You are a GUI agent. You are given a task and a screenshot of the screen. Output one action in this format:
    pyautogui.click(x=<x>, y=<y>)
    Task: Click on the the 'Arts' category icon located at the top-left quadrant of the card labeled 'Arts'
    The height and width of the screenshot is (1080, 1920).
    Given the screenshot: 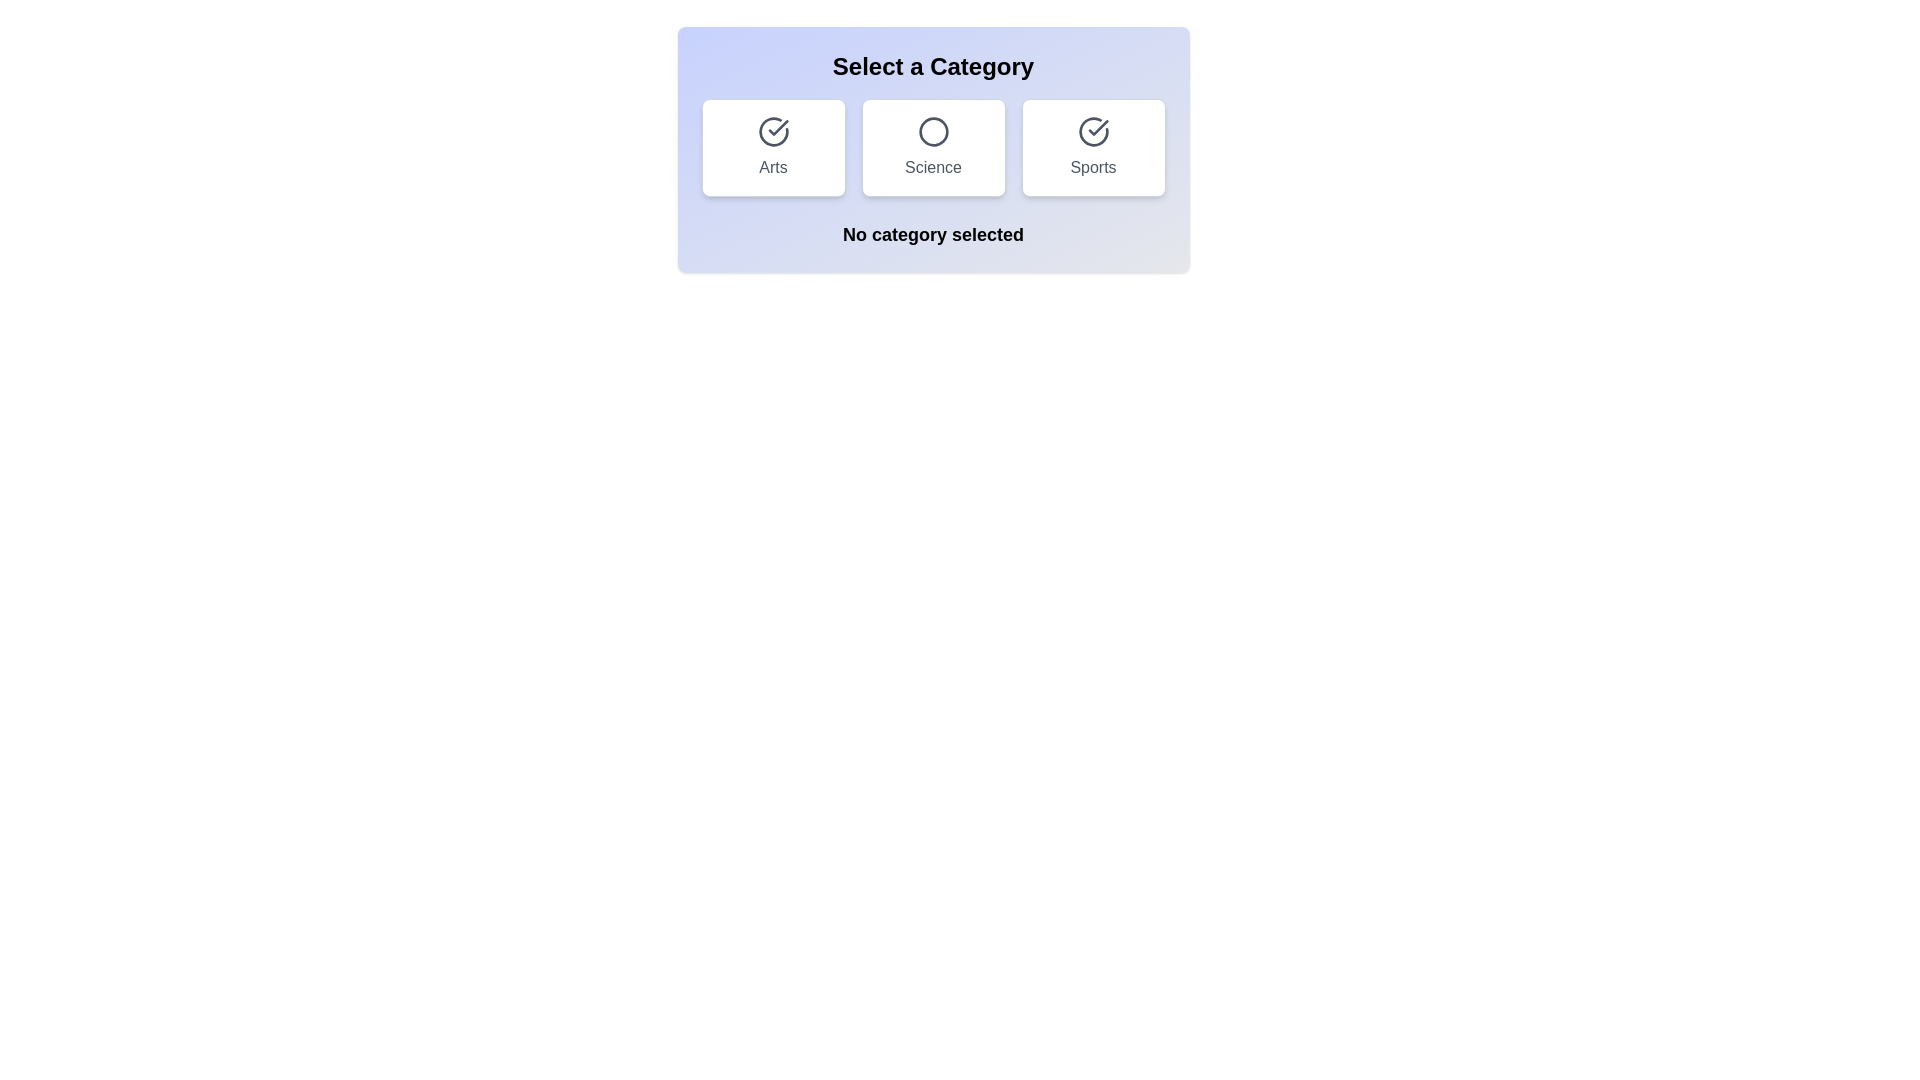 What is the action you would take?
    pyautogui.click(x=772, y=131)
    